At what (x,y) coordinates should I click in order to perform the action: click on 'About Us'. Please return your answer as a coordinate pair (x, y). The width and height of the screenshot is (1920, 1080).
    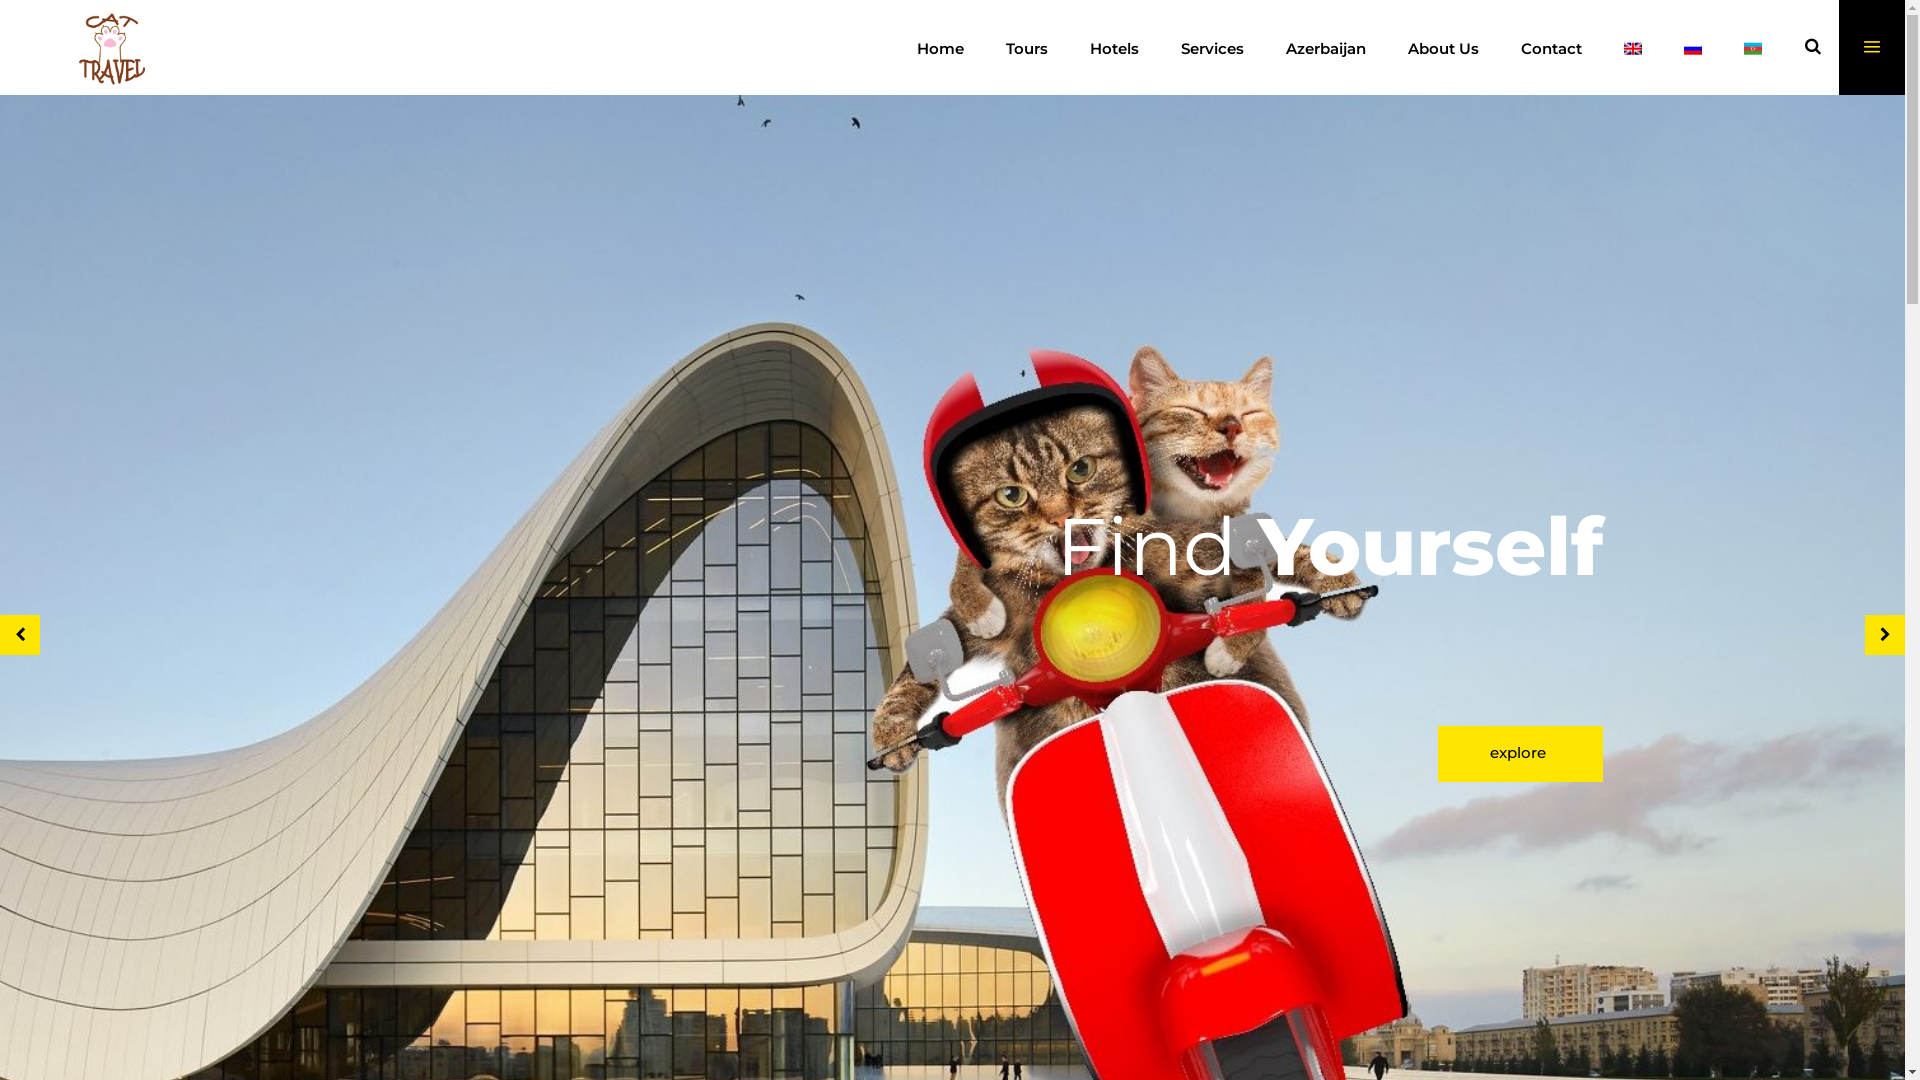
    Looking at the image, I should click on (1443, 46).